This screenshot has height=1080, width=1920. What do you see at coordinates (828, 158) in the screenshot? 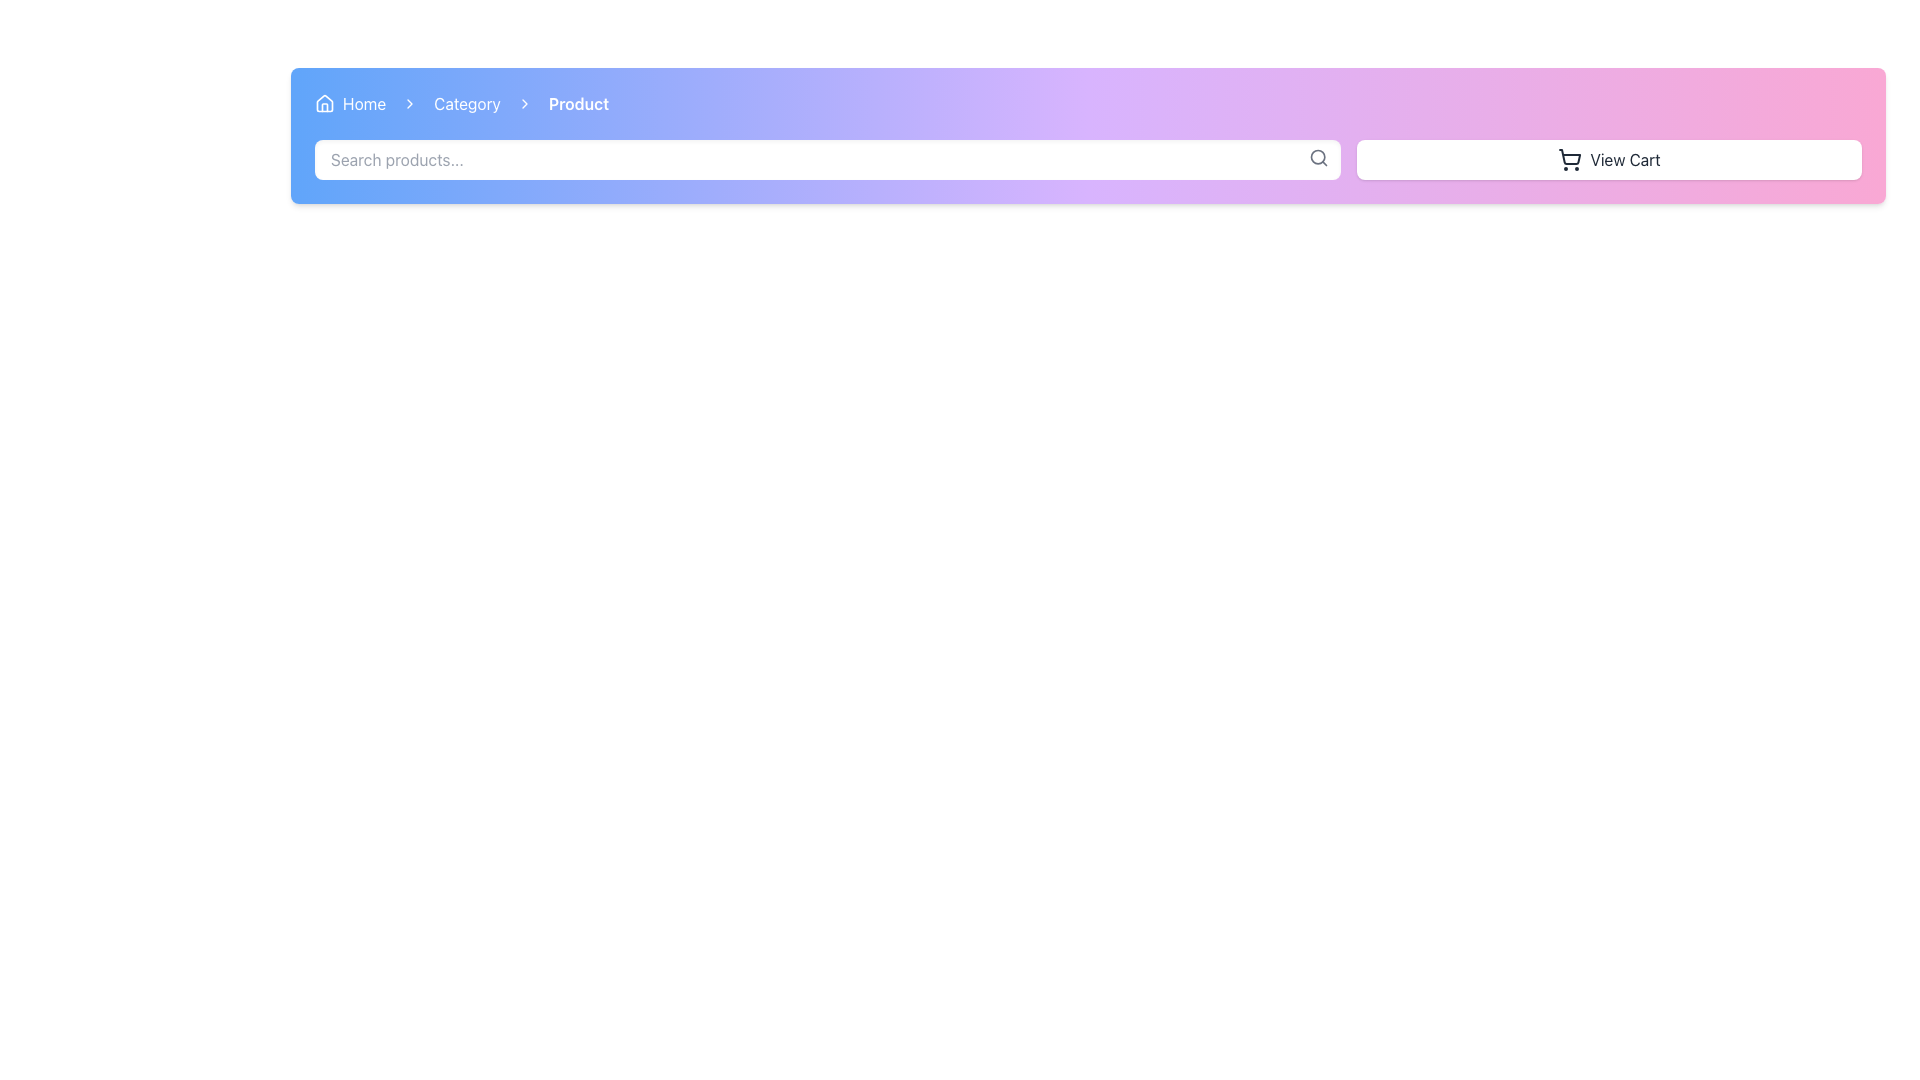
I see `the input area of the Search Bar, which is a horizontally elongated rectangular bar with a gradient blue-to-pink background, to focus on the input field labeled 'Search products...'` at bounding box center [828, 158].